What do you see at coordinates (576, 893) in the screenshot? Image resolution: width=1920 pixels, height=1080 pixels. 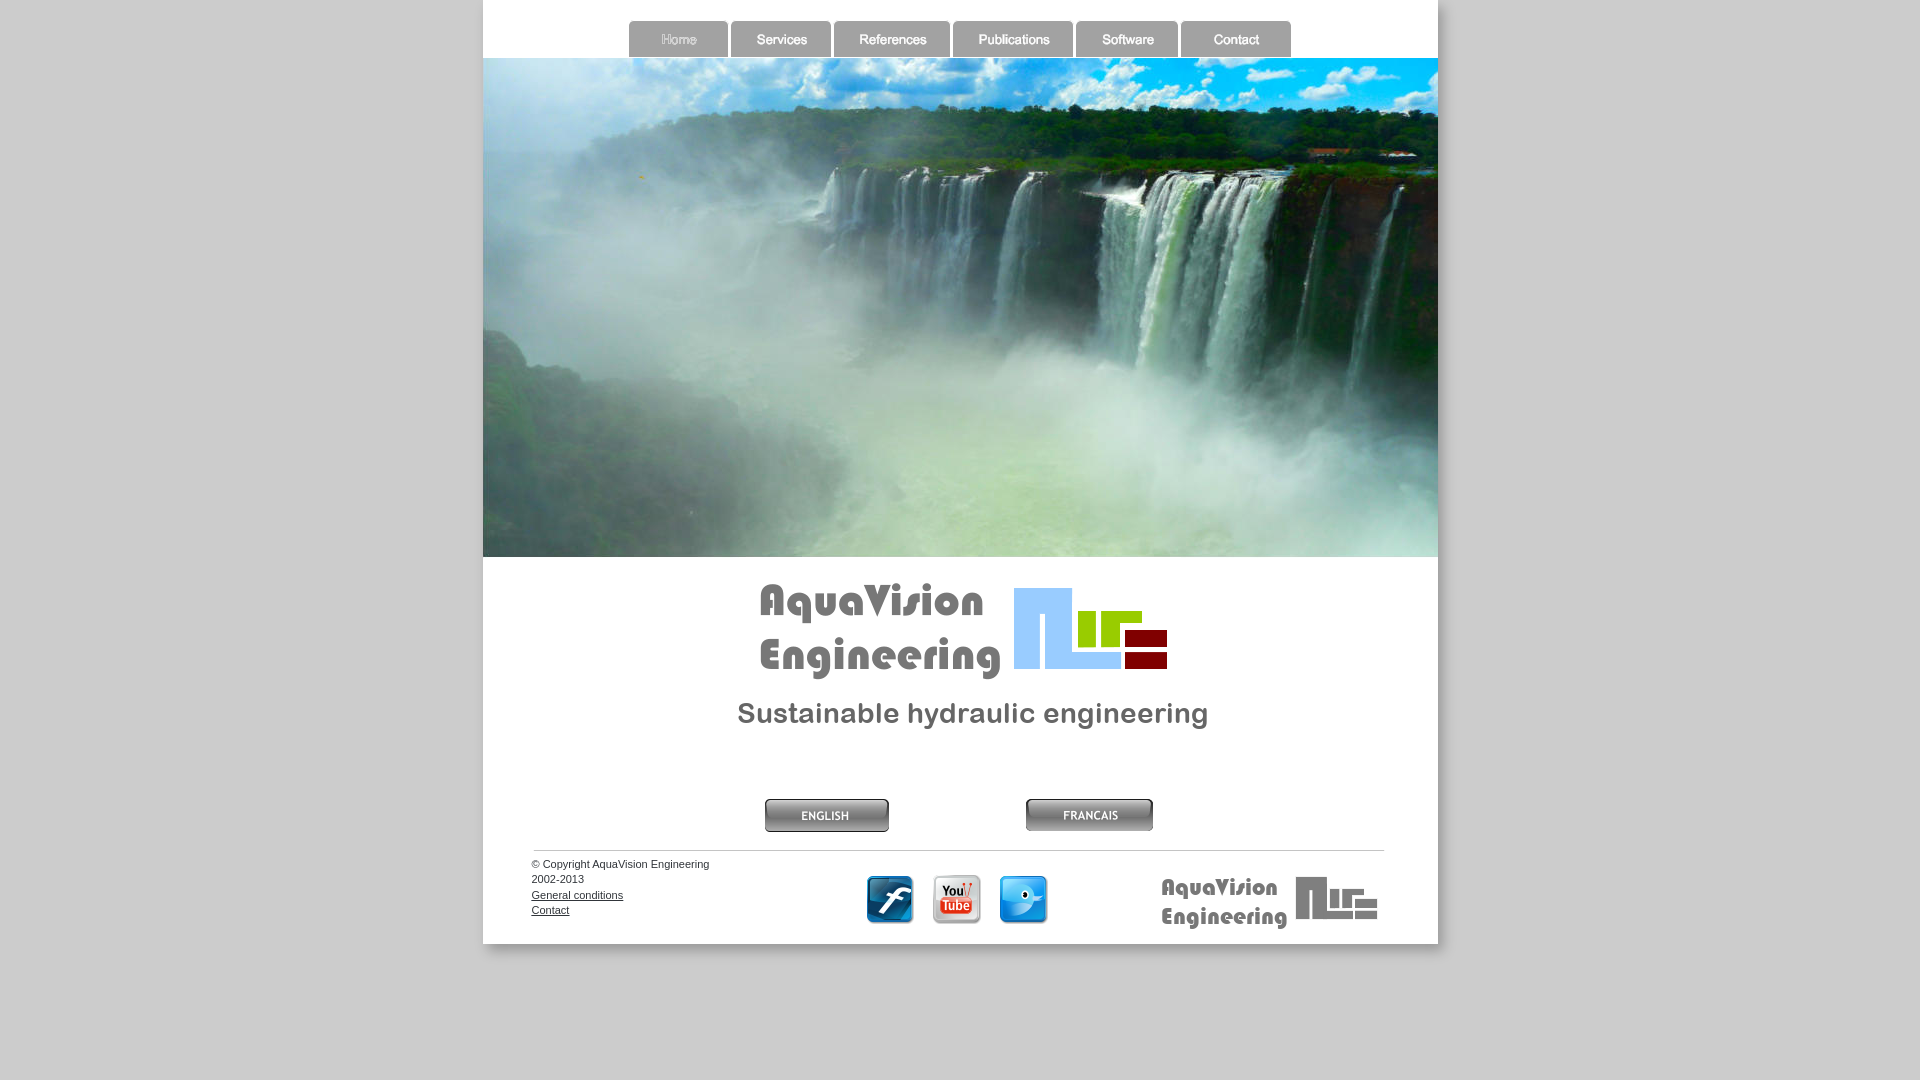 I see `'General conditions'` at bounding box center [576, 893].